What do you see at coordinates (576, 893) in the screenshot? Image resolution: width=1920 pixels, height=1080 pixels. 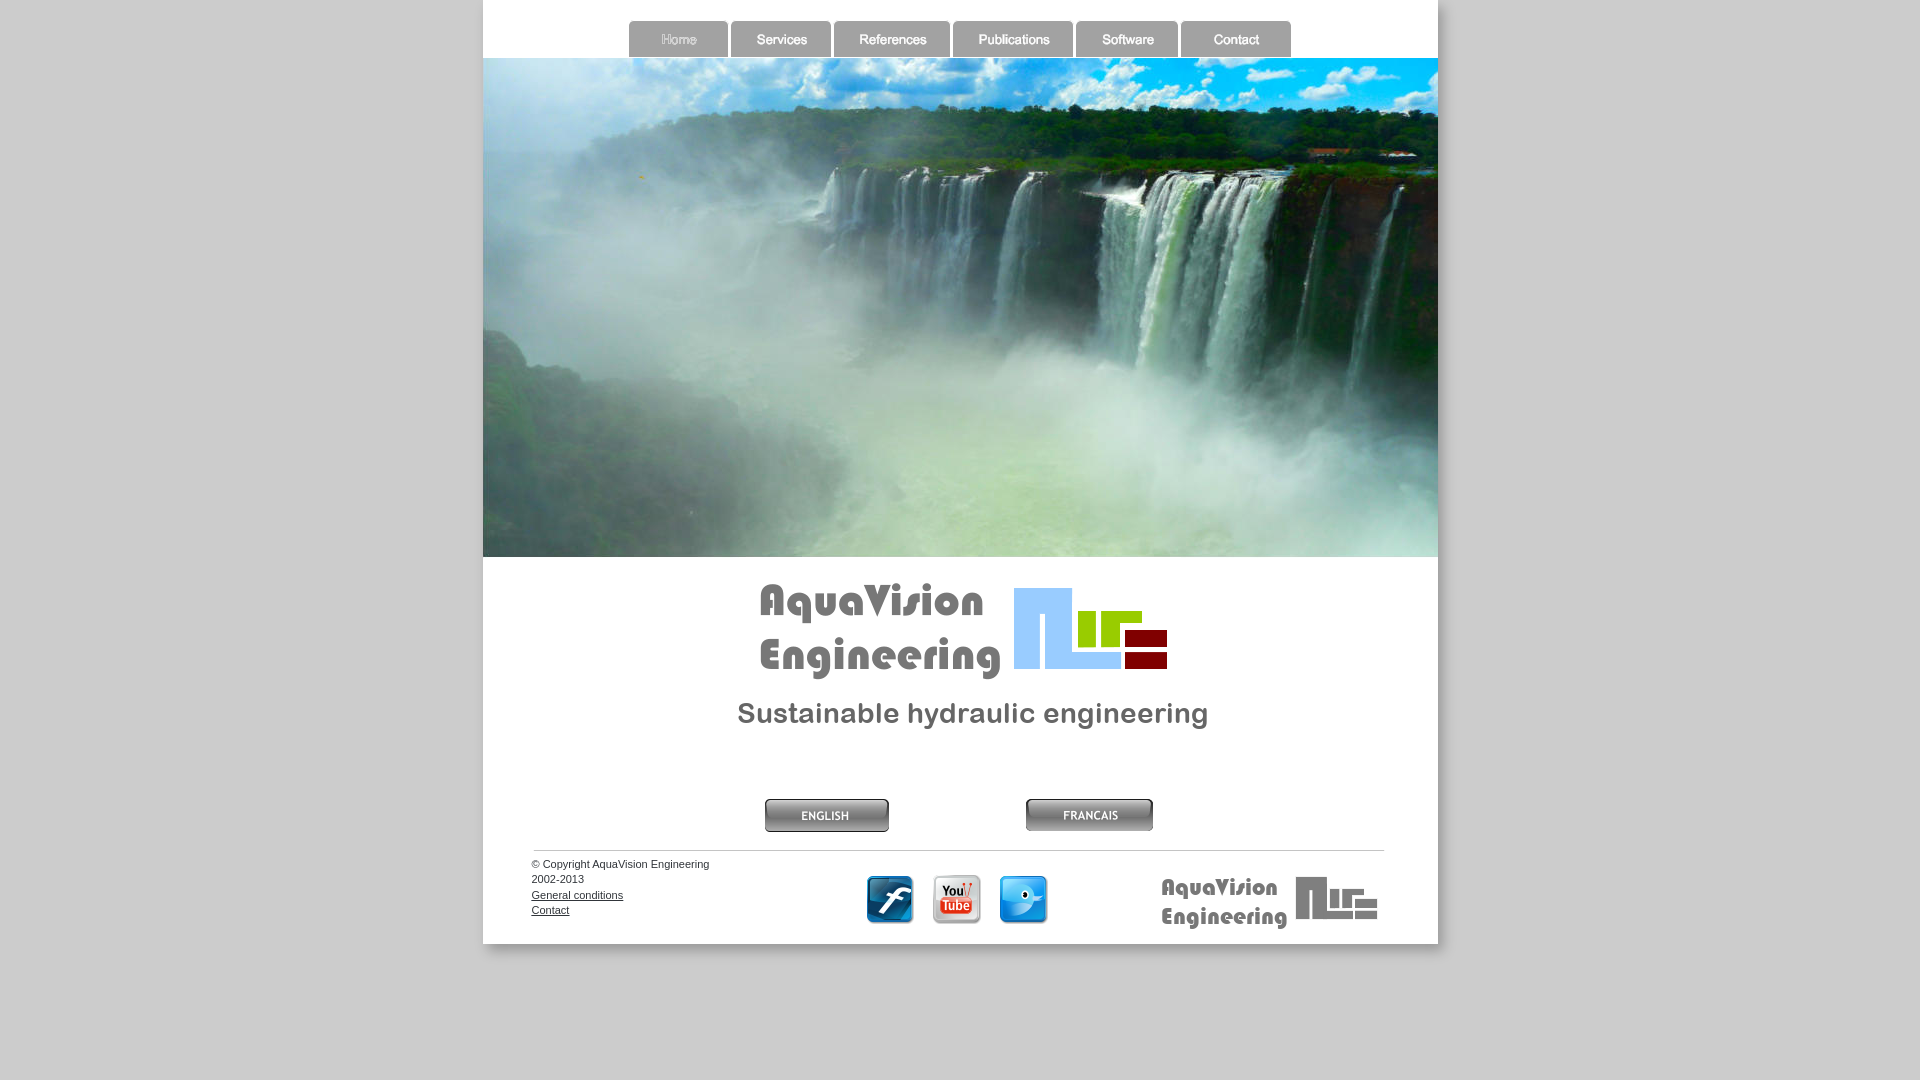 I see `'General conditions'` at bounding box center [576, 893].